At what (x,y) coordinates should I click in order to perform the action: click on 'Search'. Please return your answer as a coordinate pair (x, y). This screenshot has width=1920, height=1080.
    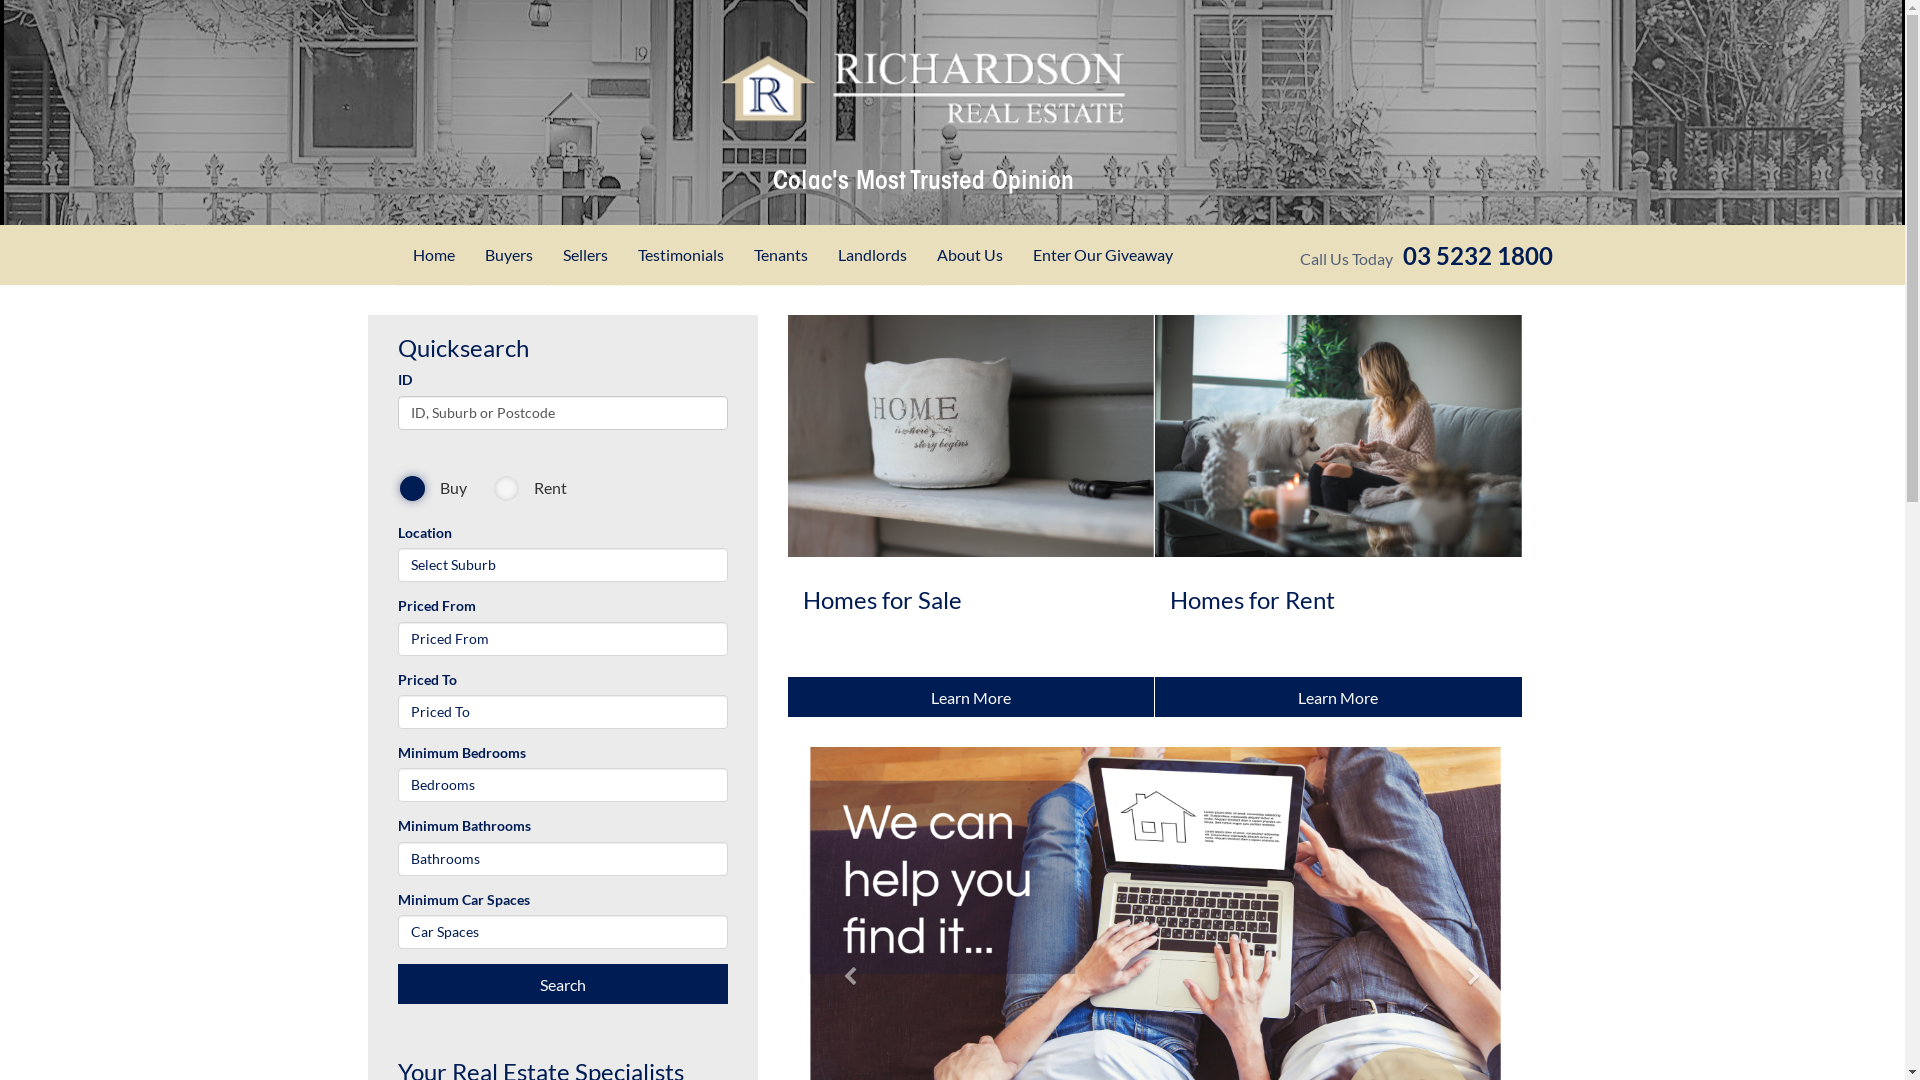
    Looking at the image, I should click on (561, 982).